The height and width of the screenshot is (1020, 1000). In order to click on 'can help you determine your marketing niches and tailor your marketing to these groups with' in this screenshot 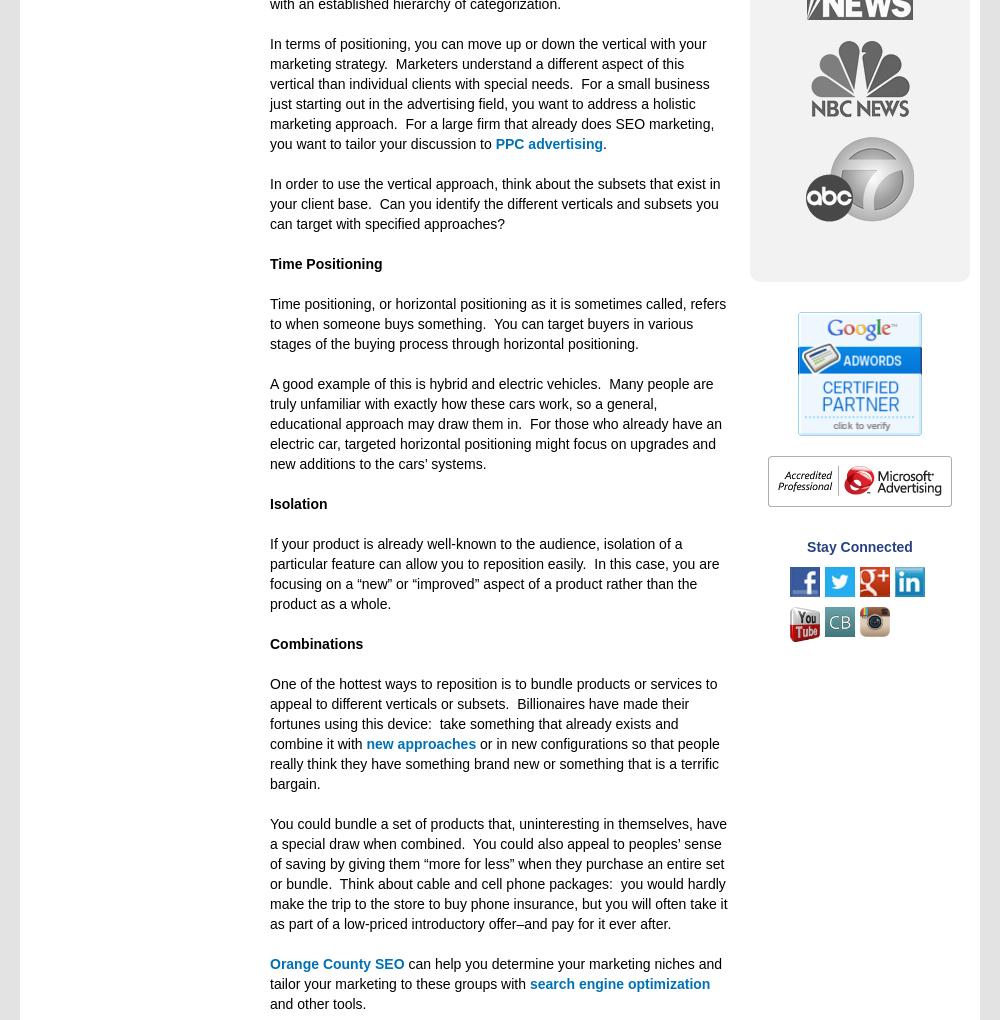, I will do `click(495, 972)`.